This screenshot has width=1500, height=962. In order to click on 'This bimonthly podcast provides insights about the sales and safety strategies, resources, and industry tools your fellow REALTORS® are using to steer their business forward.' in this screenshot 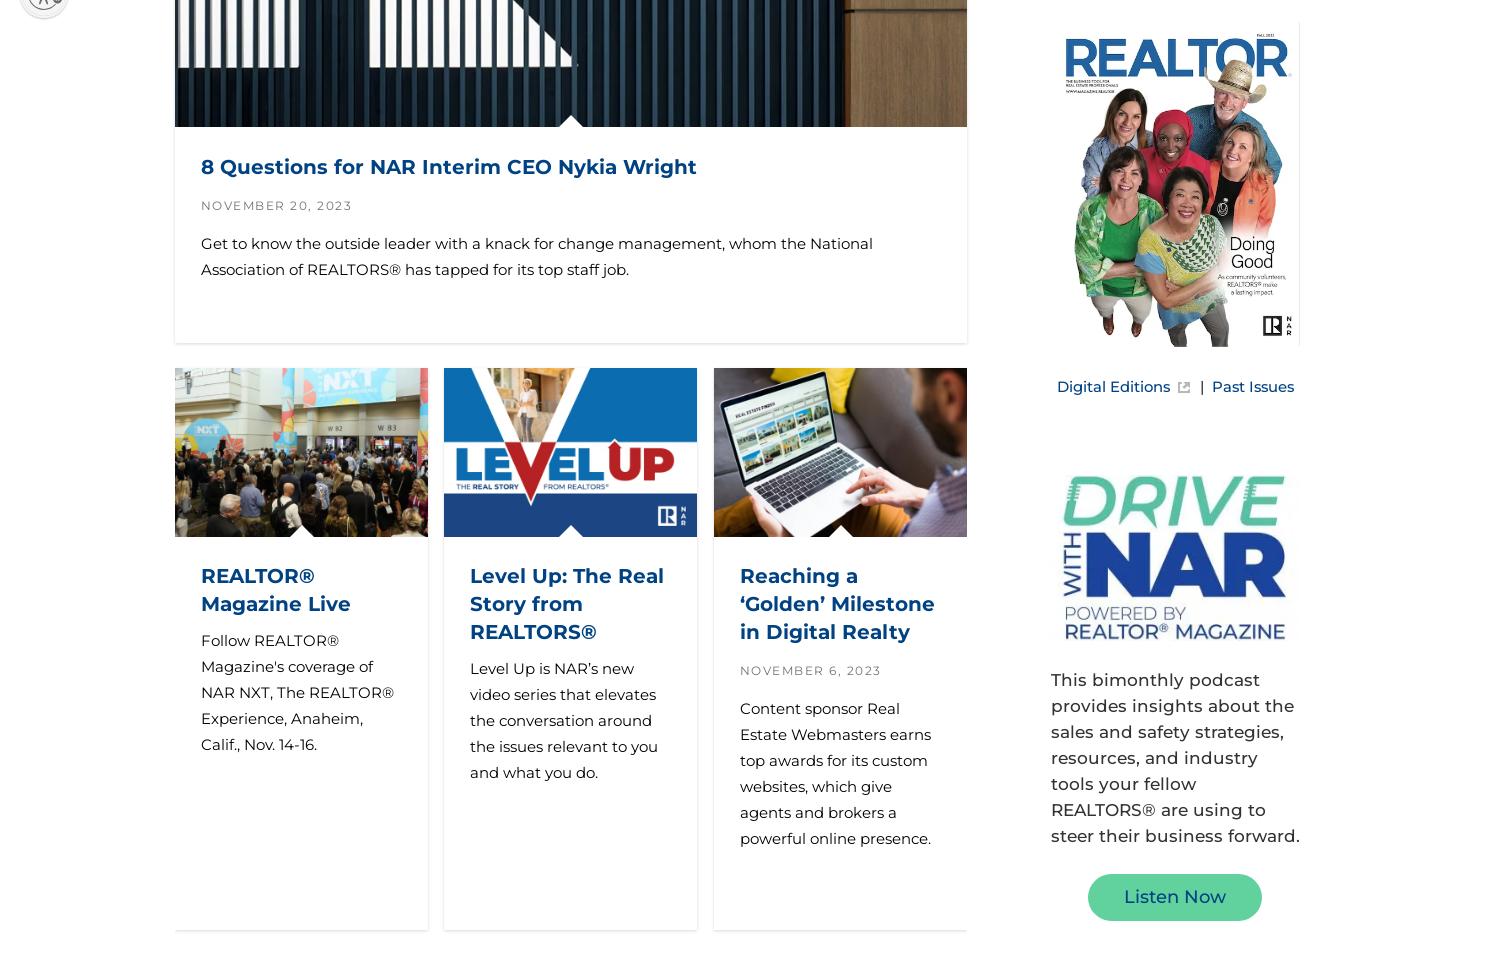, I will do `click(1174, 756)`.